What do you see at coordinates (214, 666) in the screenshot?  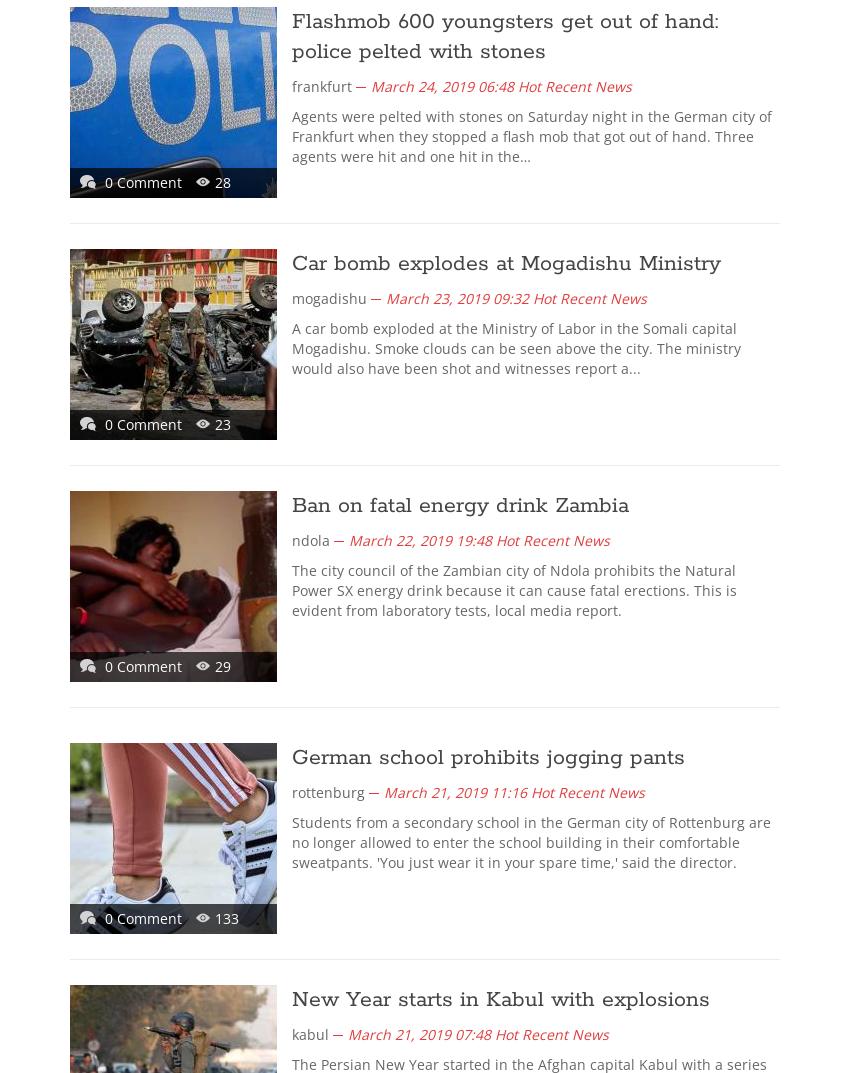 I see `'29'` at bounding box center [214, 666].